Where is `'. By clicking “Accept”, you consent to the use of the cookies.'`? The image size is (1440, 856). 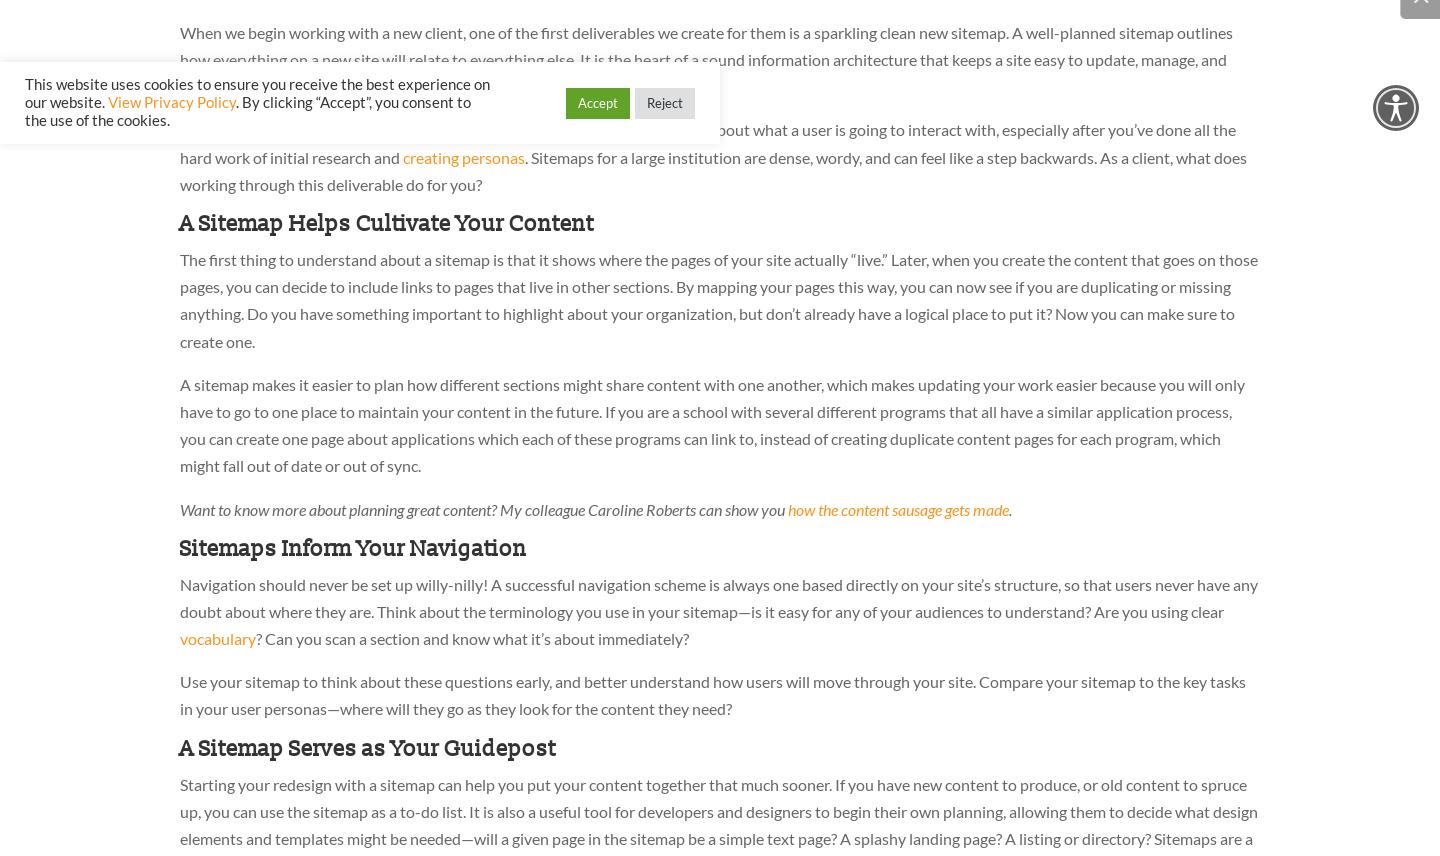
'. By clicking “Accept”, you consent to the use of the cookies.' is located at coordinates (246, 110).